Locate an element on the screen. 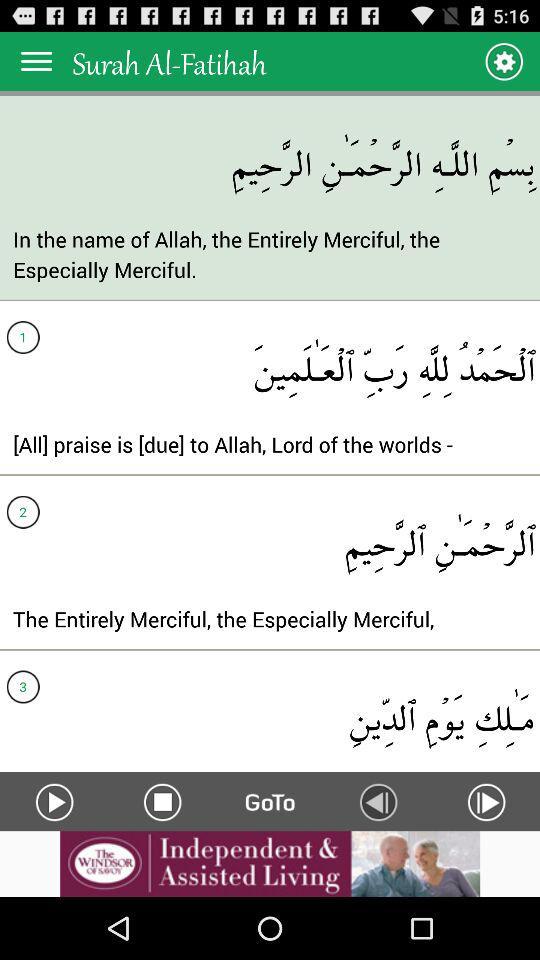  settings link is located at coordinates (502, 61).